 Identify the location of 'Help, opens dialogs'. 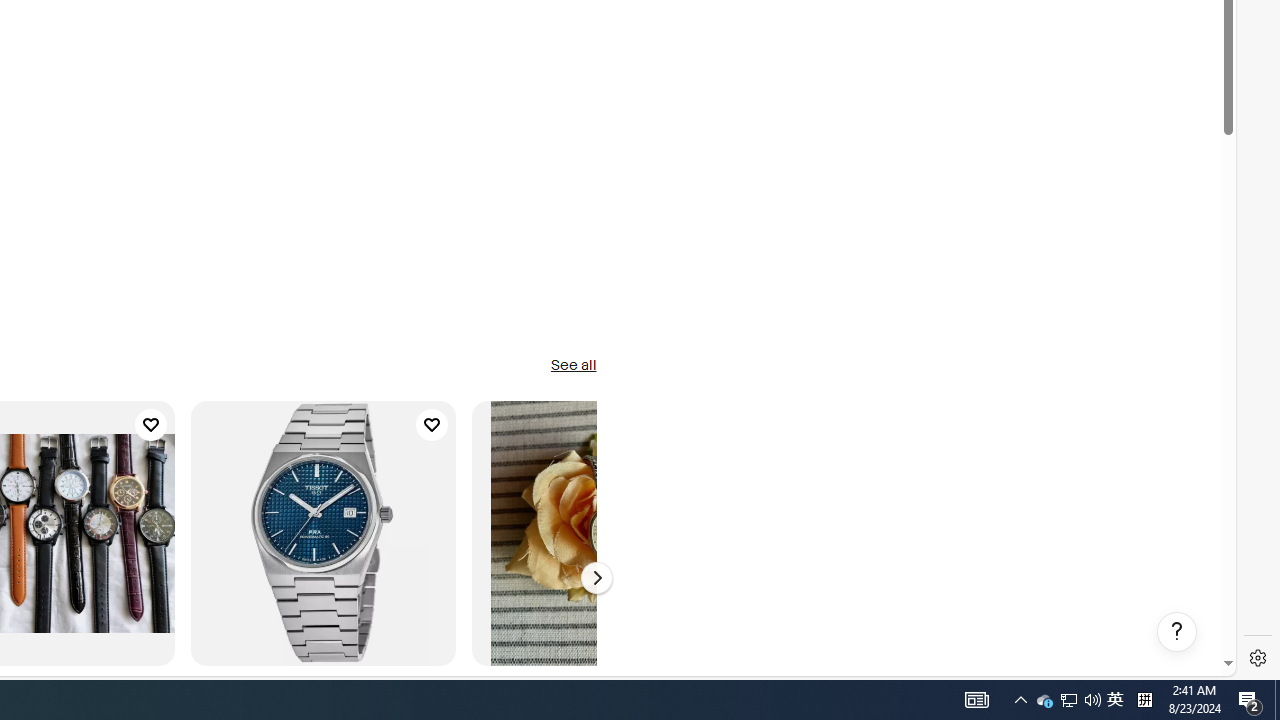
(1176, 632).